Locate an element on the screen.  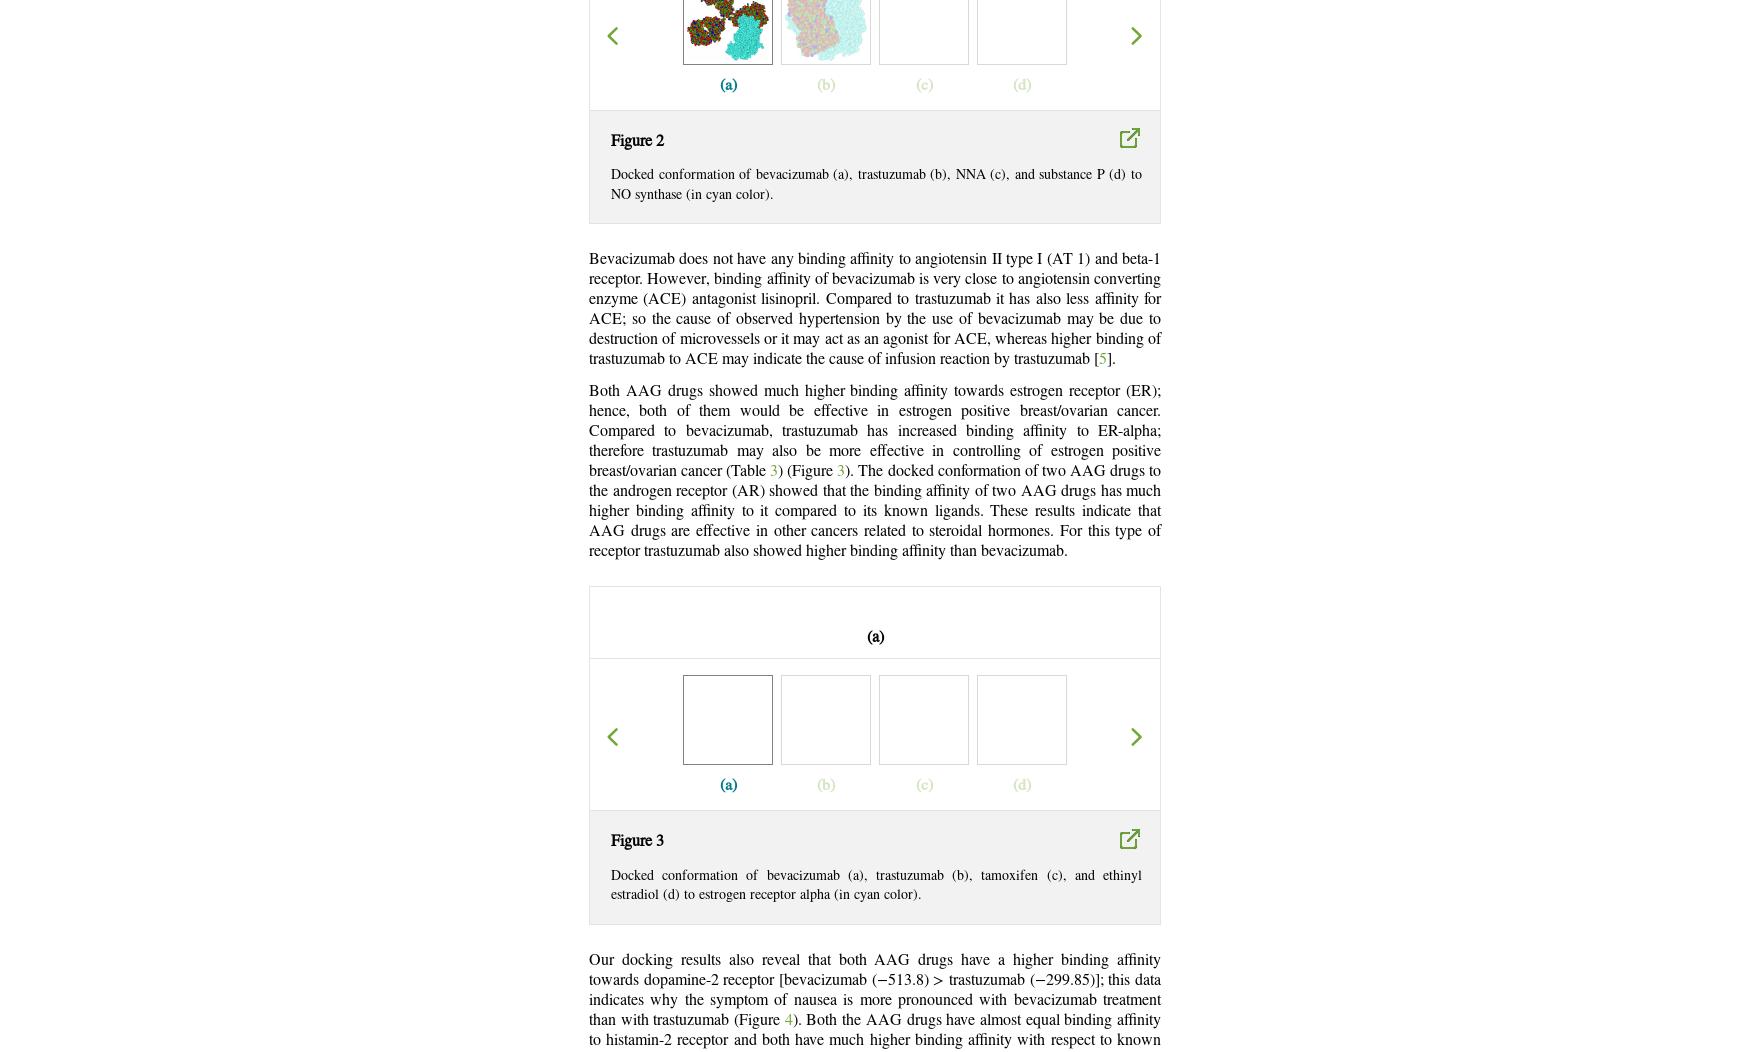
'). The docked conformation of two AAG drugs to the androgen receptor (AR) showed that the binding affinity of two AAG drugs has much higher binding affinity to it compared to its known ligands. These results indicate that AAG drugs are effective in other cancers related to steroidal hormones. For this type of receptor trastuzumab also showed higher binding affinity than bevacizumab.' is located at coordinates (875, 511).